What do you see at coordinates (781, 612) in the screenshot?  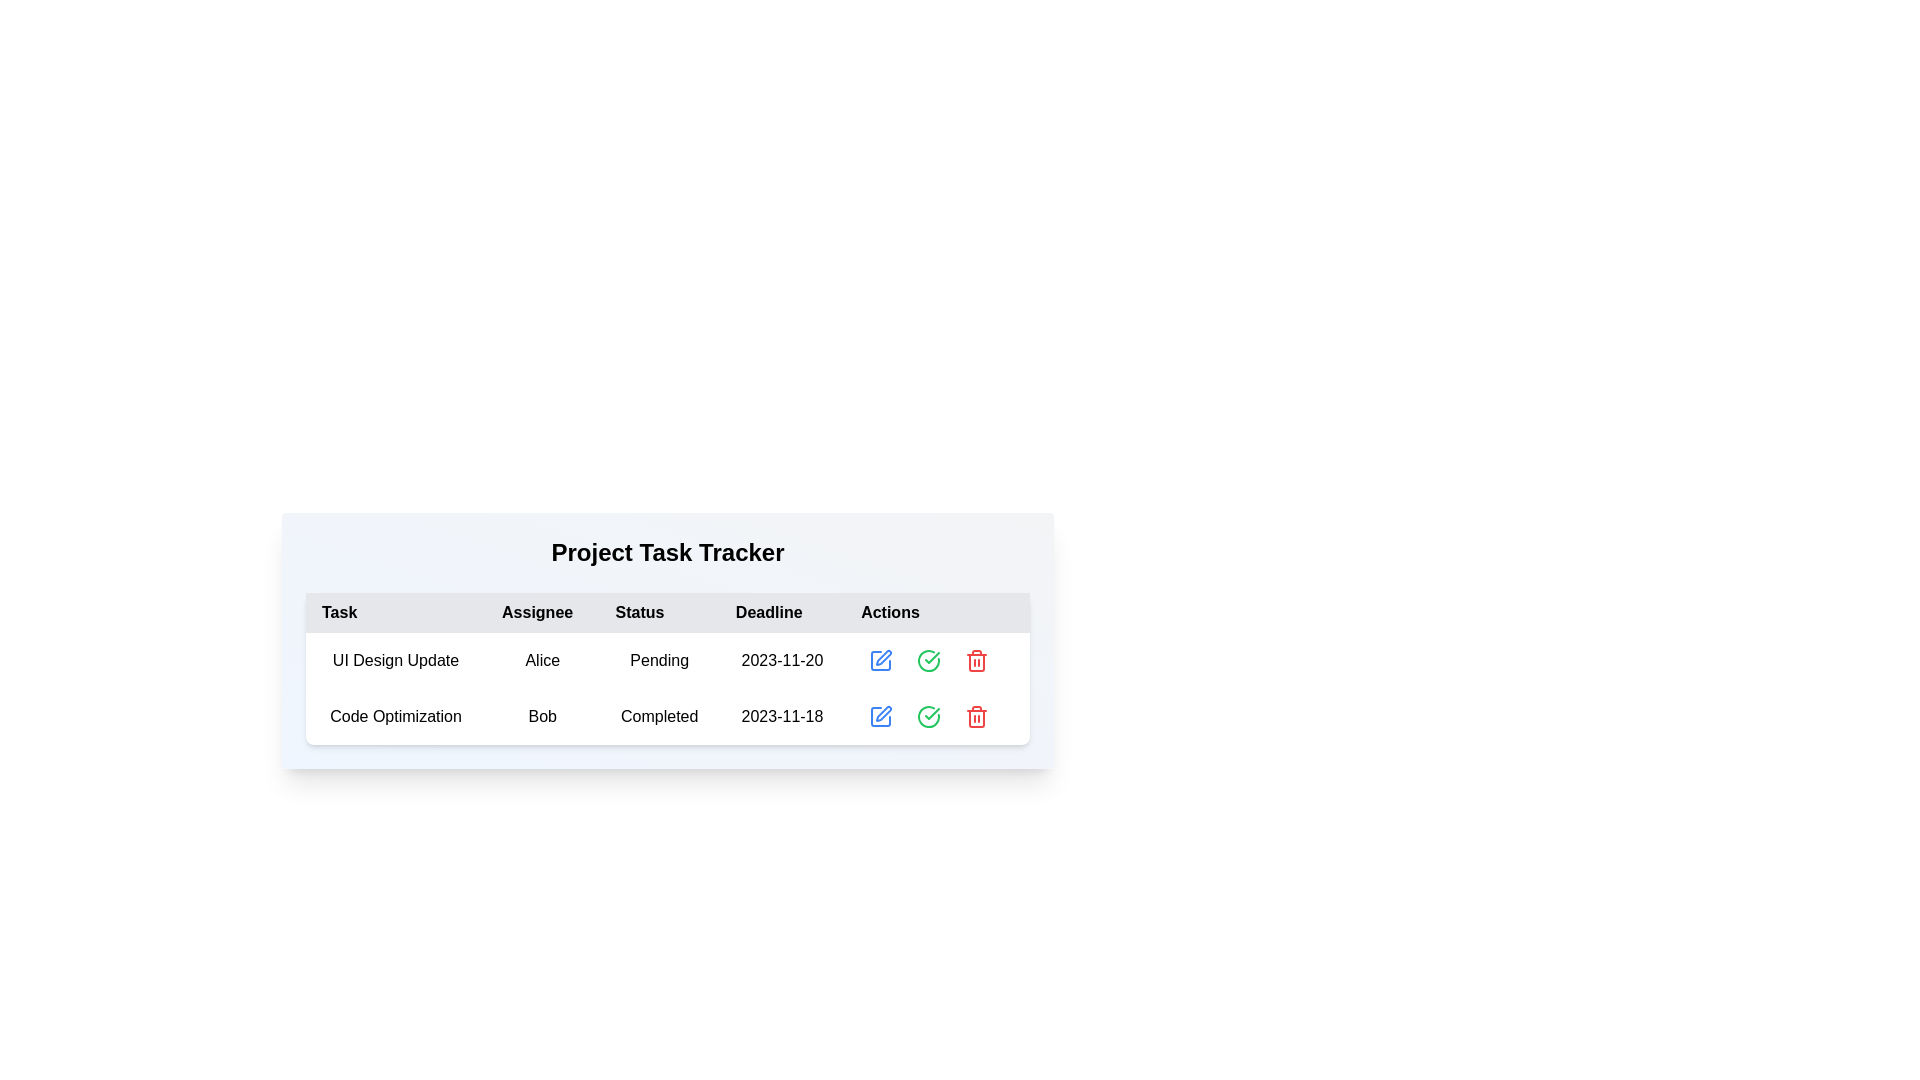 I see `the 'Deadline' text label in the header row of the table, which is styled with a gray background and bold black font` at bounding box center [781, 612].